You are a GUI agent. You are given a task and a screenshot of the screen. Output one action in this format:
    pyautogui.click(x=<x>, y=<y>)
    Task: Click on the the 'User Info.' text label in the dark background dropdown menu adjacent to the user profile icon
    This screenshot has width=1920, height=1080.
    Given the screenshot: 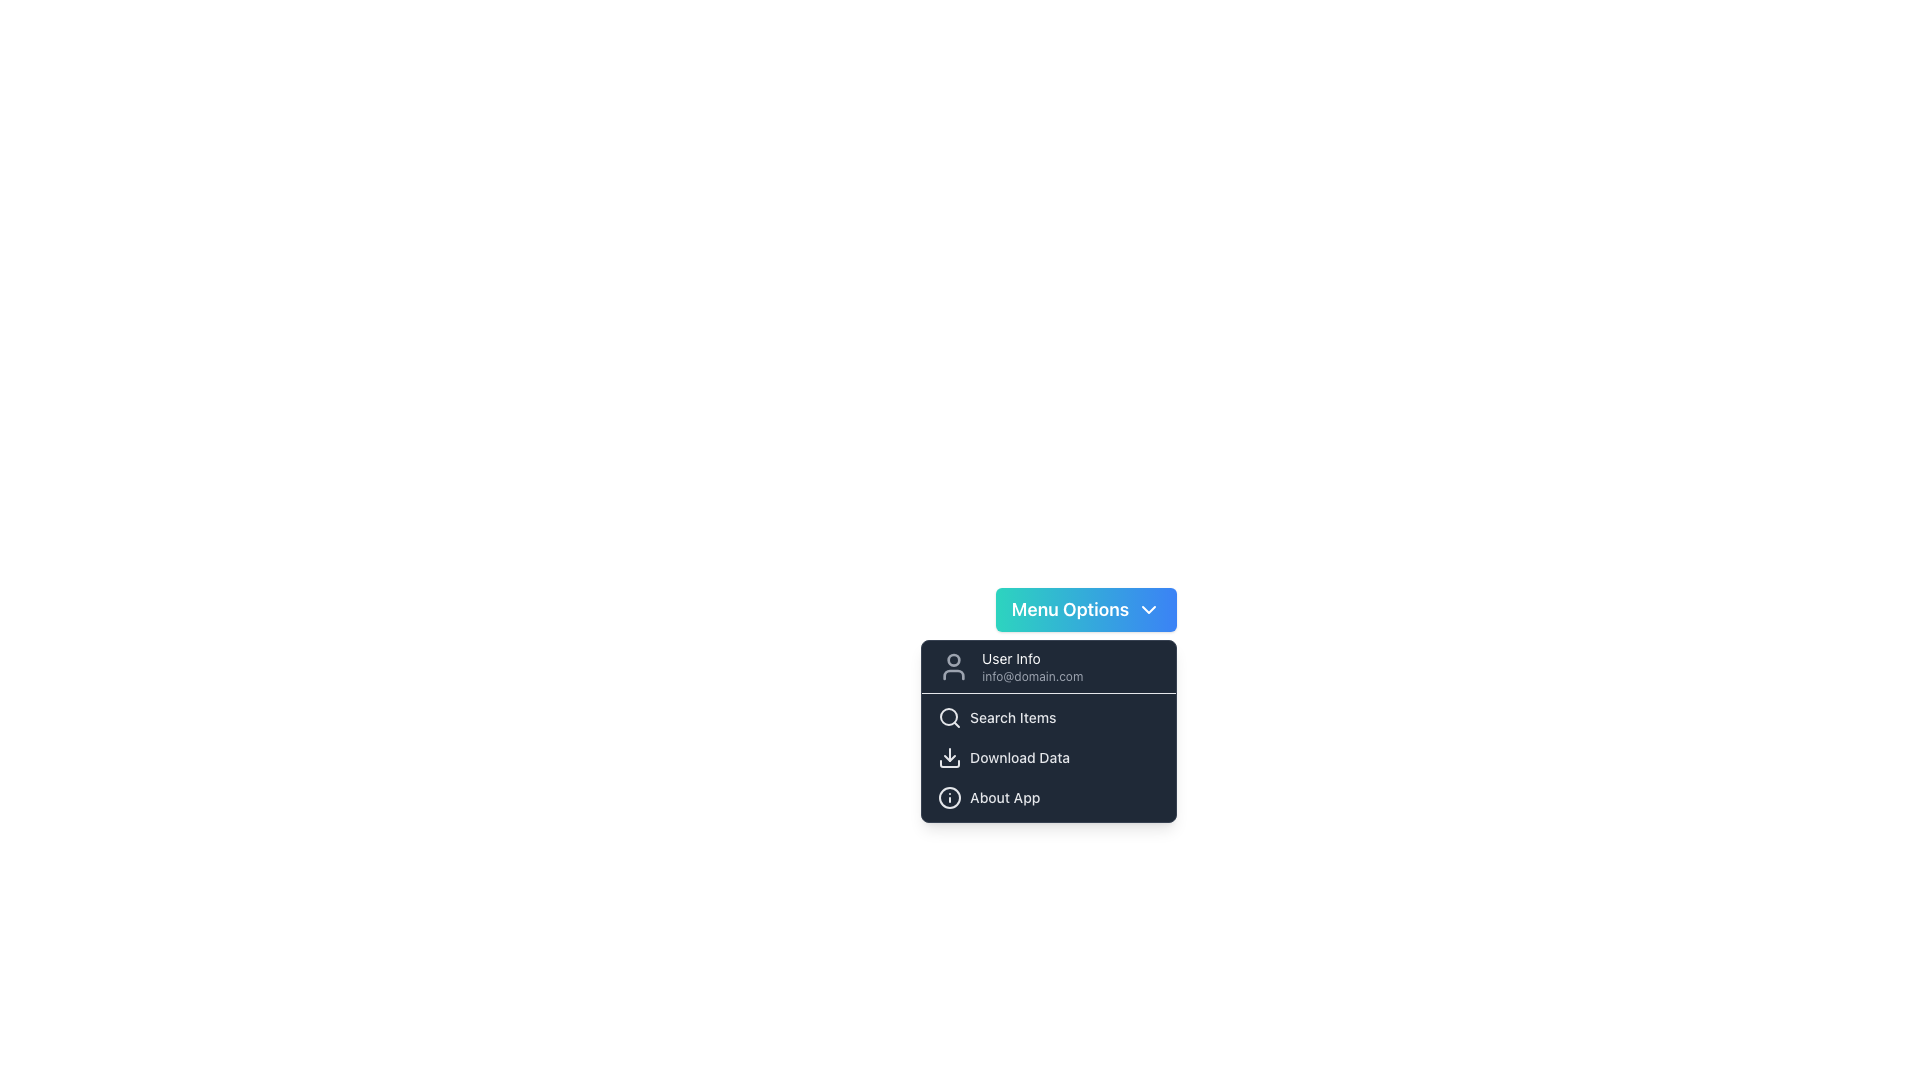 What is the action you would take?
    pyautogui.click(x=1032, y=659)
    